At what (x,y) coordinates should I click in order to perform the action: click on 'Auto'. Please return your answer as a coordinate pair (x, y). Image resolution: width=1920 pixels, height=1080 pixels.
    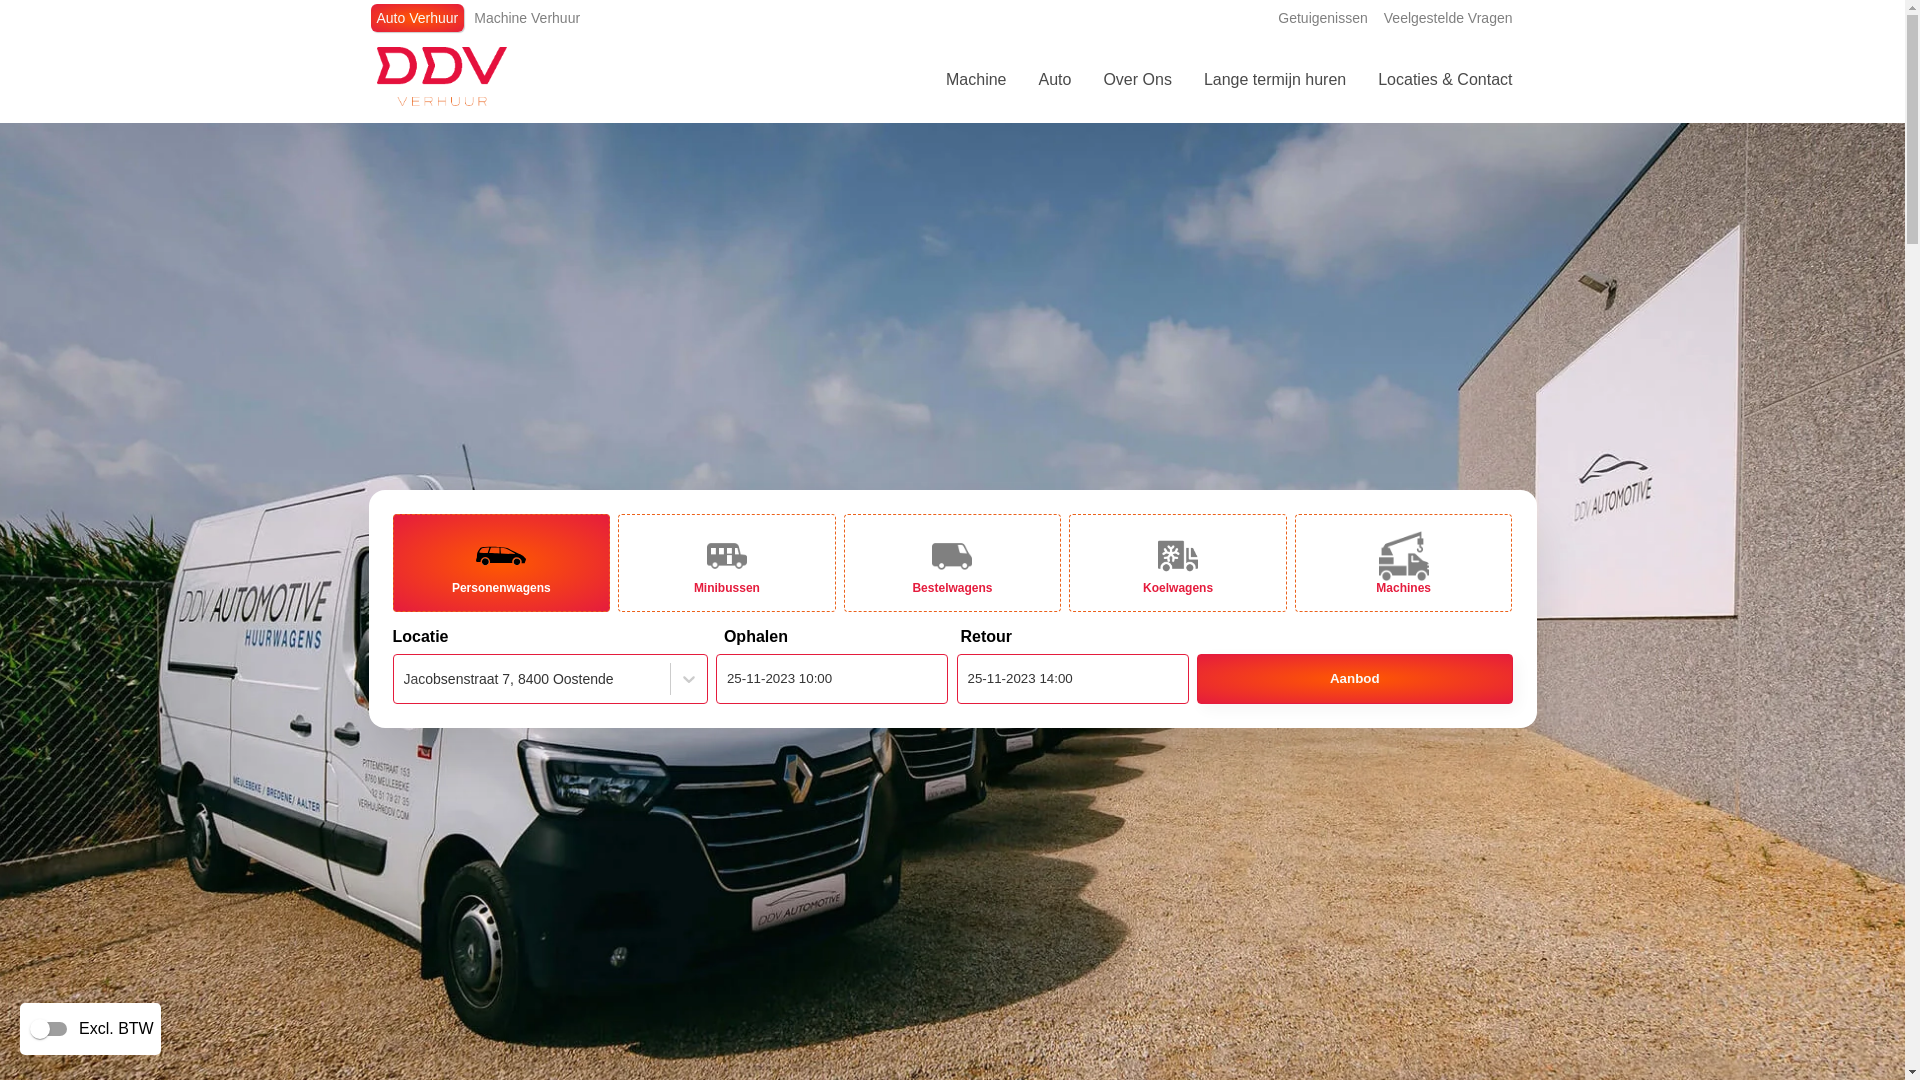
    Looking at the image, I should click on (1022, 79).